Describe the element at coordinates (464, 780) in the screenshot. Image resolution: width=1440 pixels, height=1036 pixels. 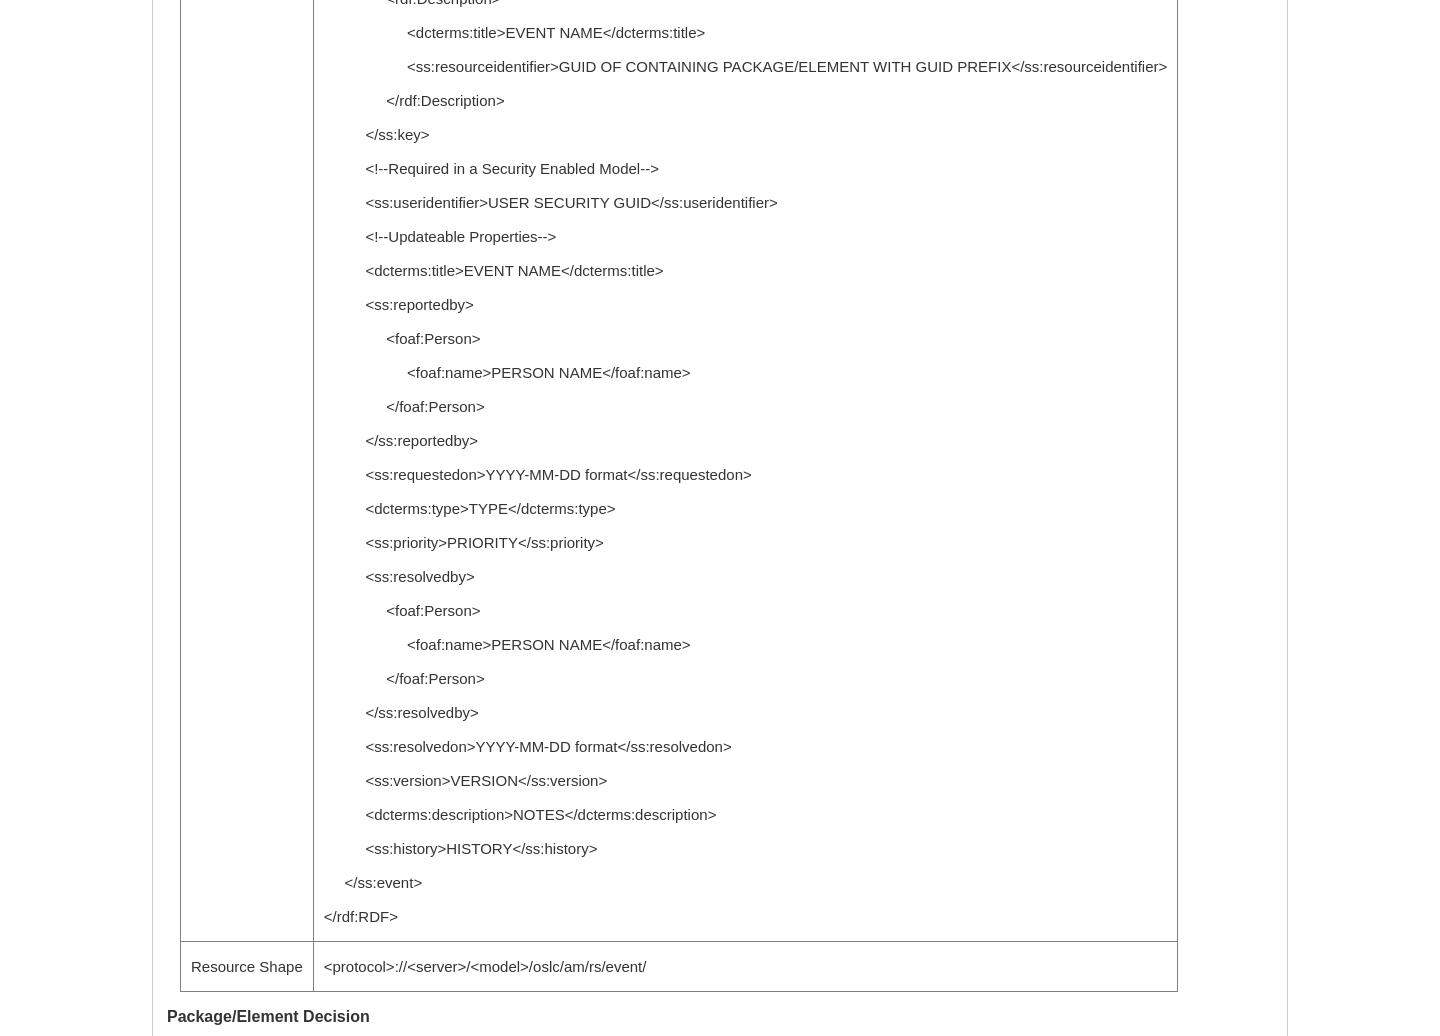
I see `'<ss:version>VERSION</ss:version>'` at that location.